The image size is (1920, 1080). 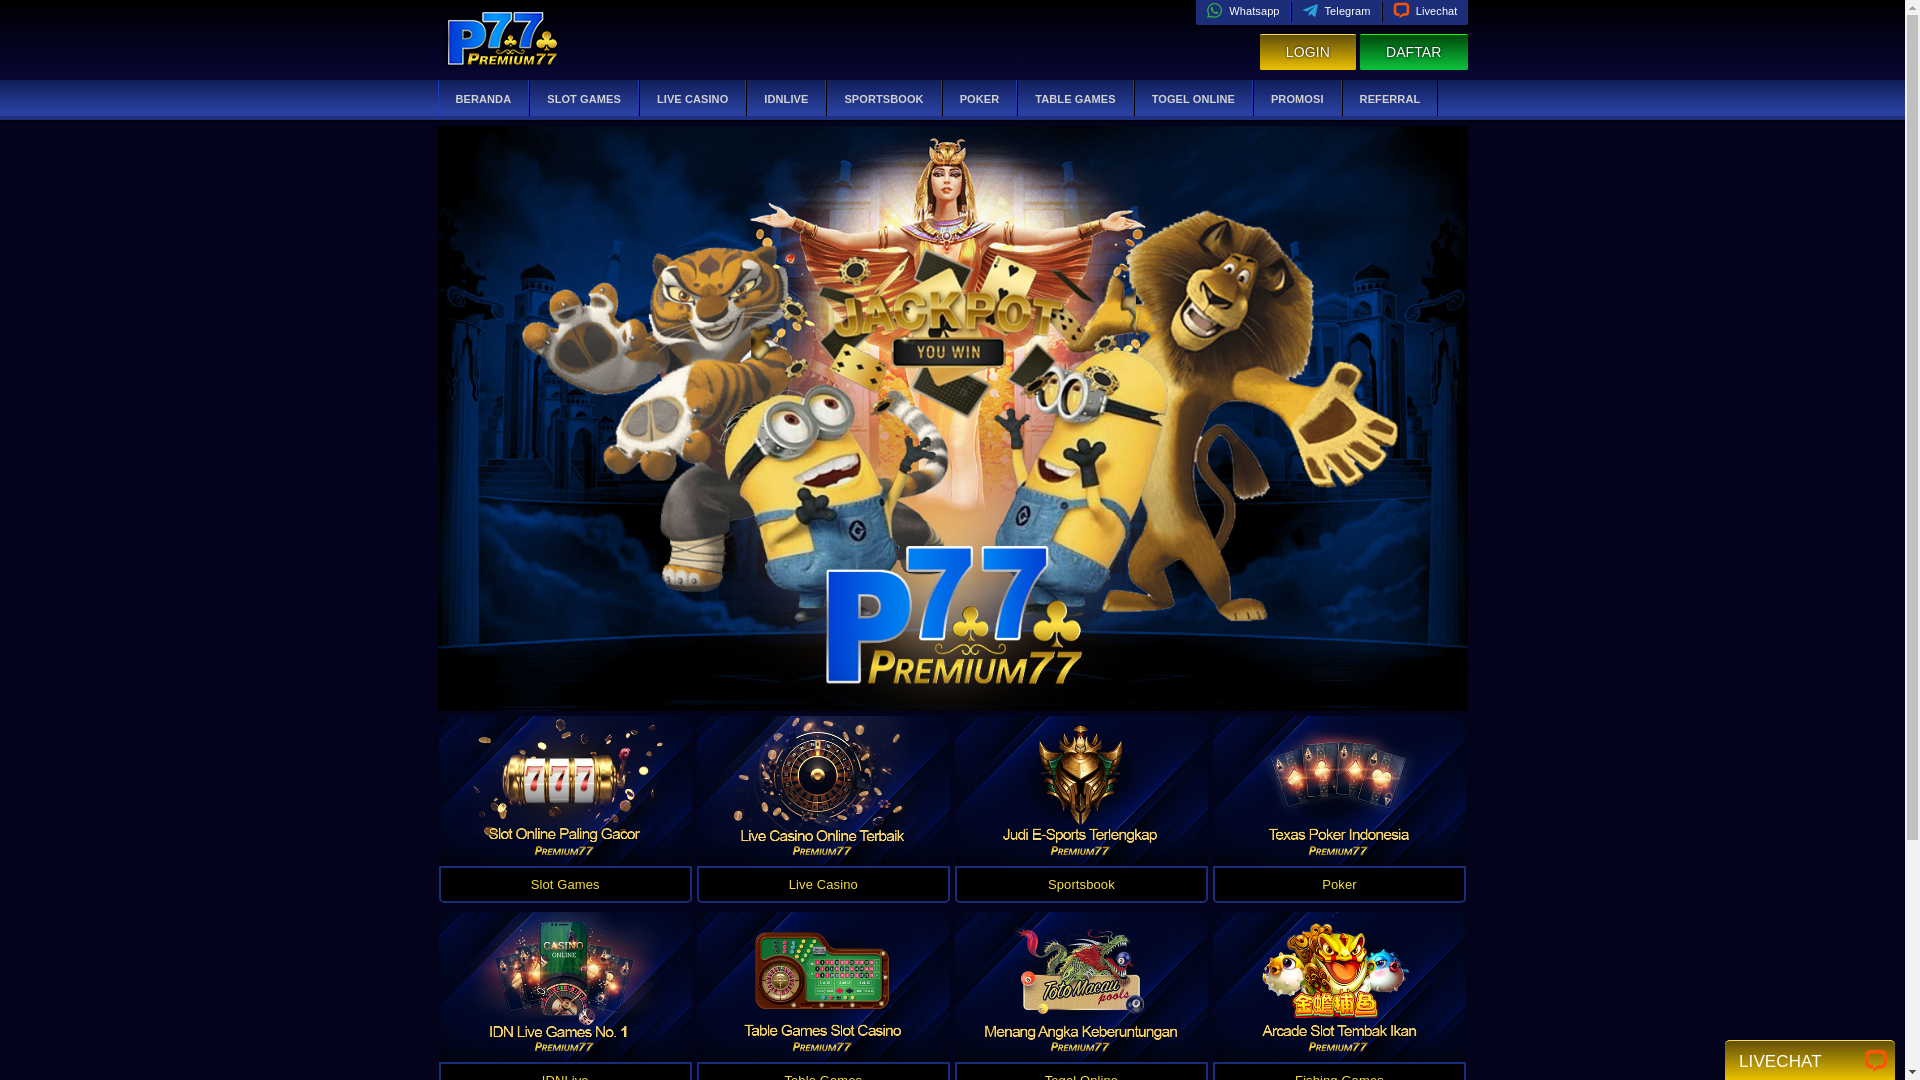 What do you see at coordinates (1389, 99) in the screenshot?
I see `'REFERRAL'` at bounding box center [1389, 99].